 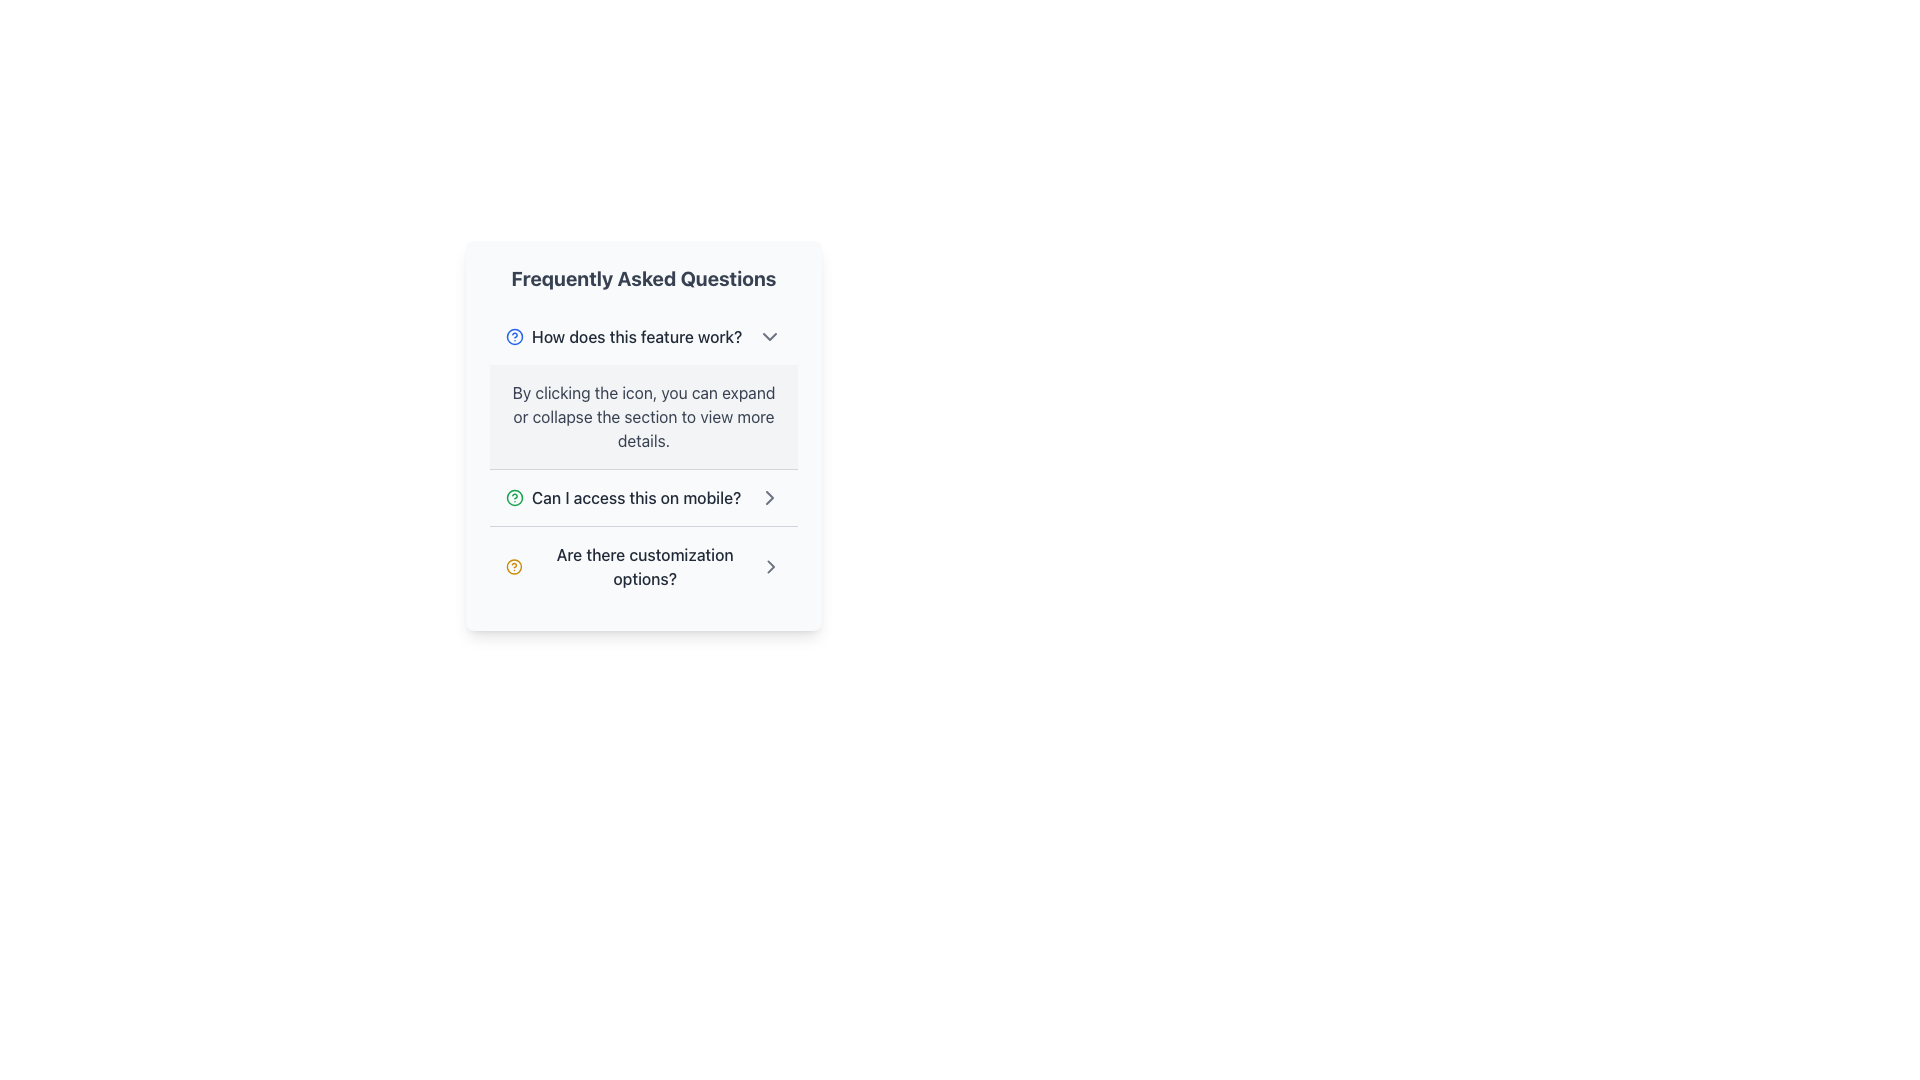 What do you see at coordinates (769, 567) in the screenshot?
I see `the right-facing gray chevron icon next to the text 'Are there customization options?'` at bounding box center [769, 567].